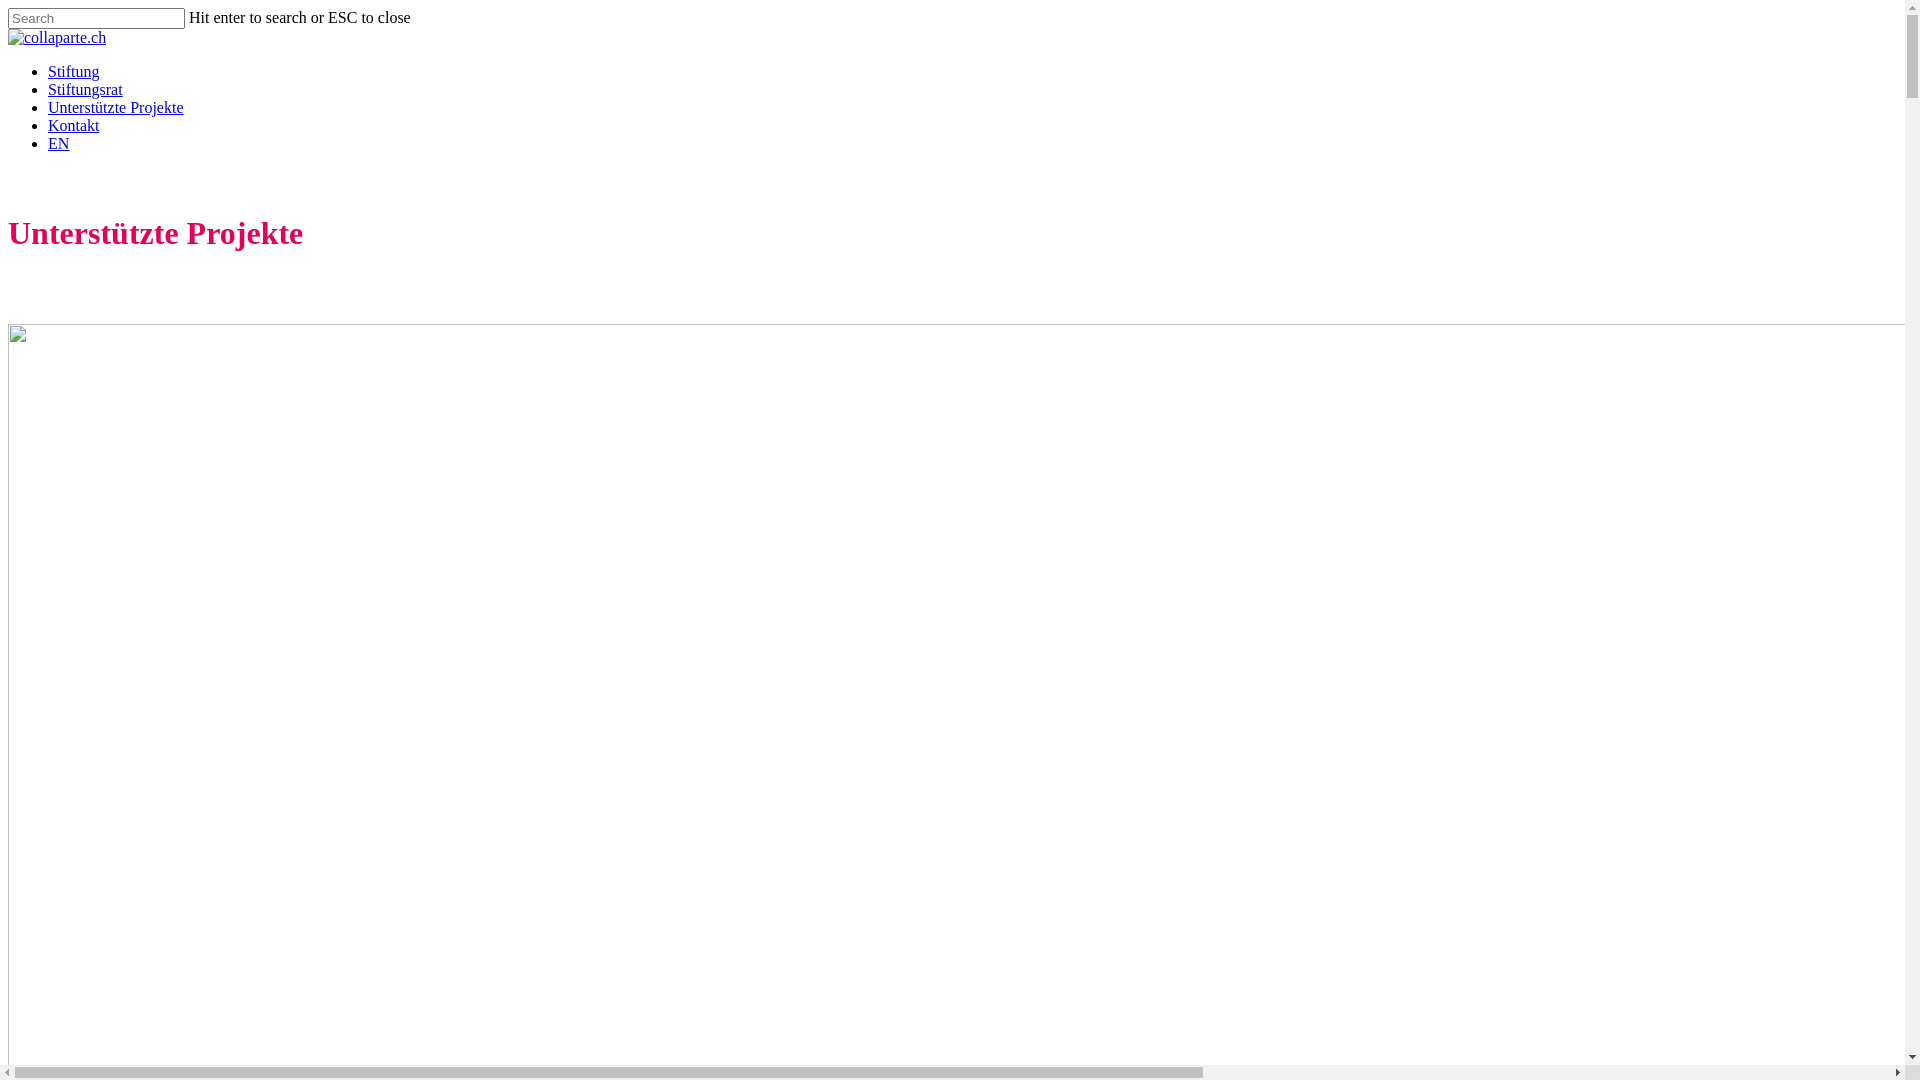 Image resolution: width=1920 pixels, height=1080 pixels. What do you see at coordinates (48, 125) in the screenshot?
I see `'Kontakt'` at bounding box center [48, 125].